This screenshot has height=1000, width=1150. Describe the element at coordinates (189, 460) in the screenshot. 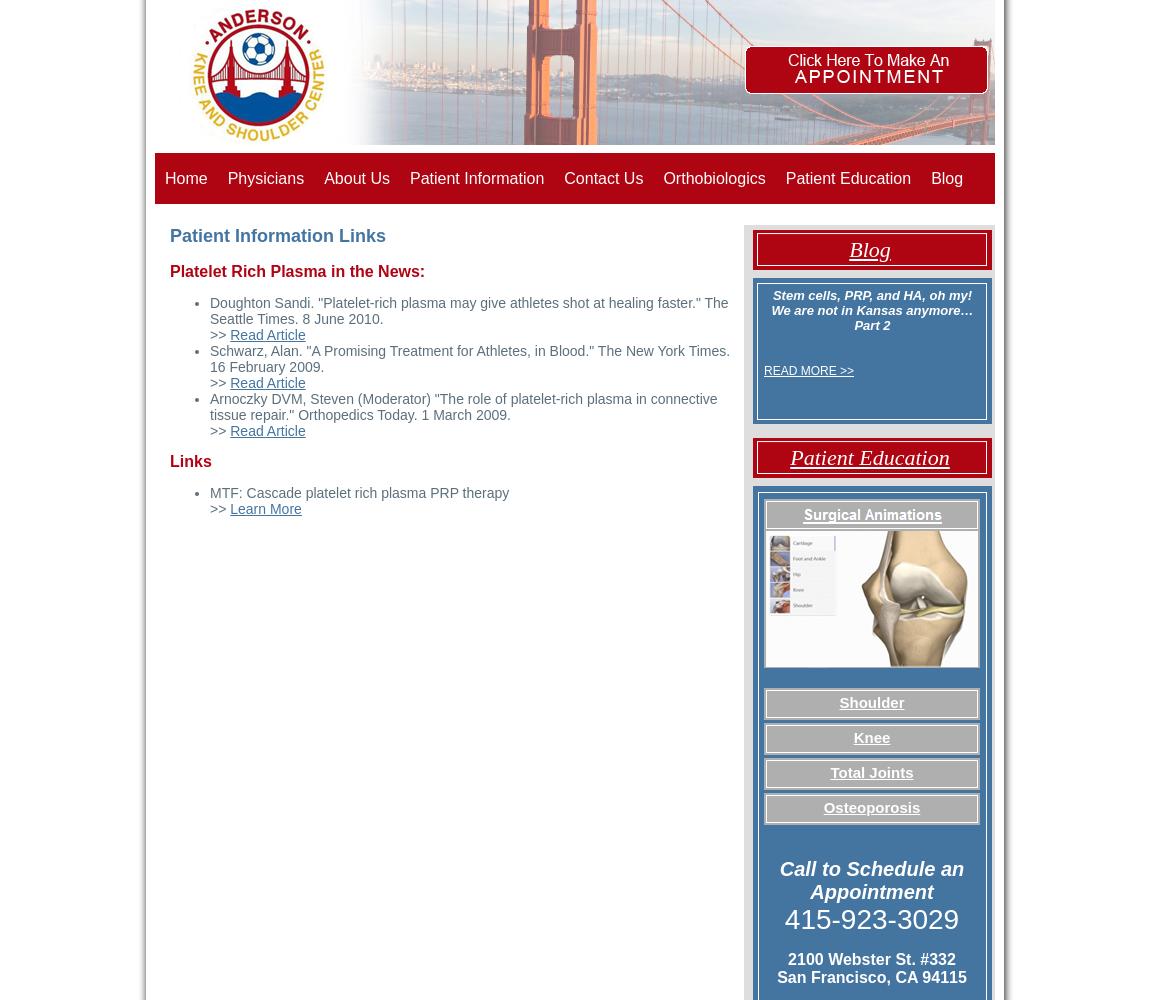

I see `'Links'` at that location.